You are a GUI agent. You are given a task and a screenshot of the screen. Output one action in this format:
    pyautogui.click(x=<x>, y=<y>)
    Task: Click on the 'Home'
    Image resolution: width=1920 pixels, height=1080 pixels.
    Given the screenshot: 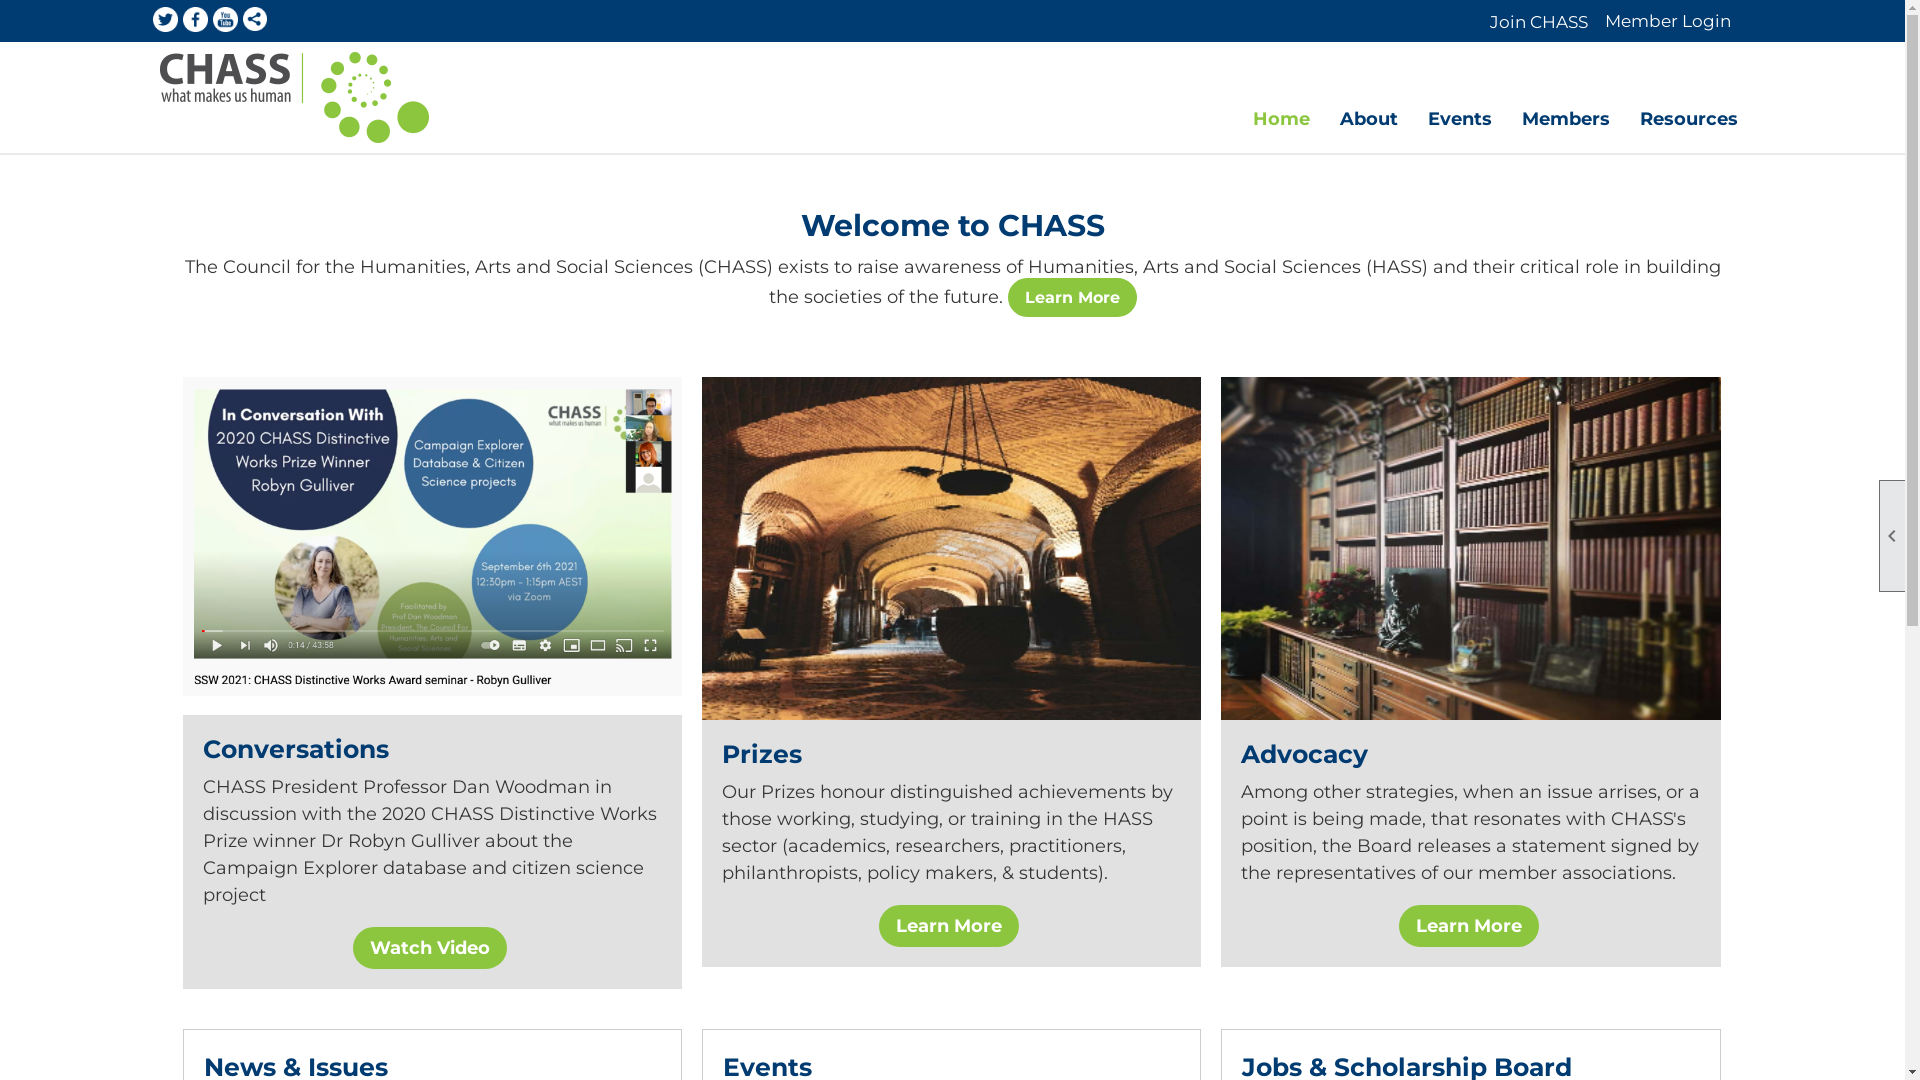 What is the action you would take?
    pyautogui.click(x=1280, y=119)
    